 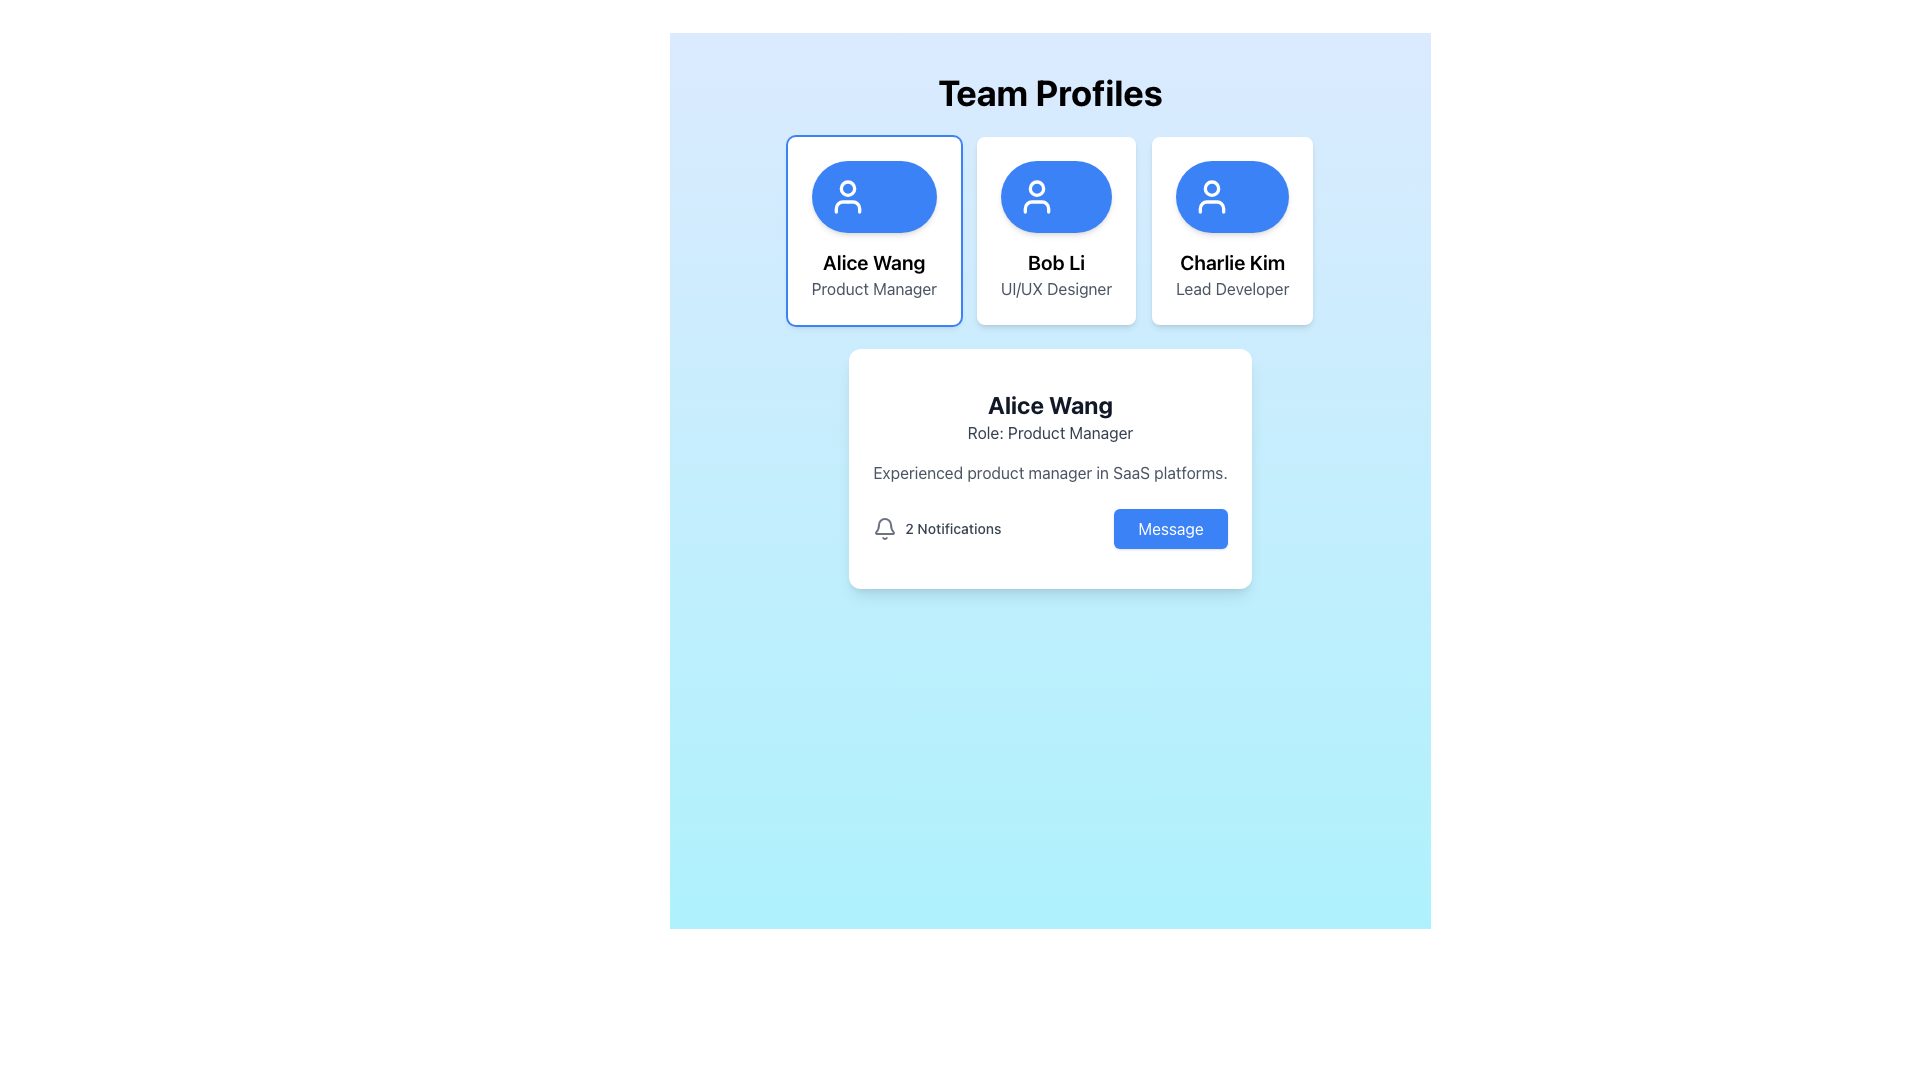 What do you see at coordinates (847, 207) in the screenshot?
I see `the user profile icon for 'Alice Wang' located in the top left of the interface within the first profile card in the 'Team Profiles' section` at bounding box center [847, 207].